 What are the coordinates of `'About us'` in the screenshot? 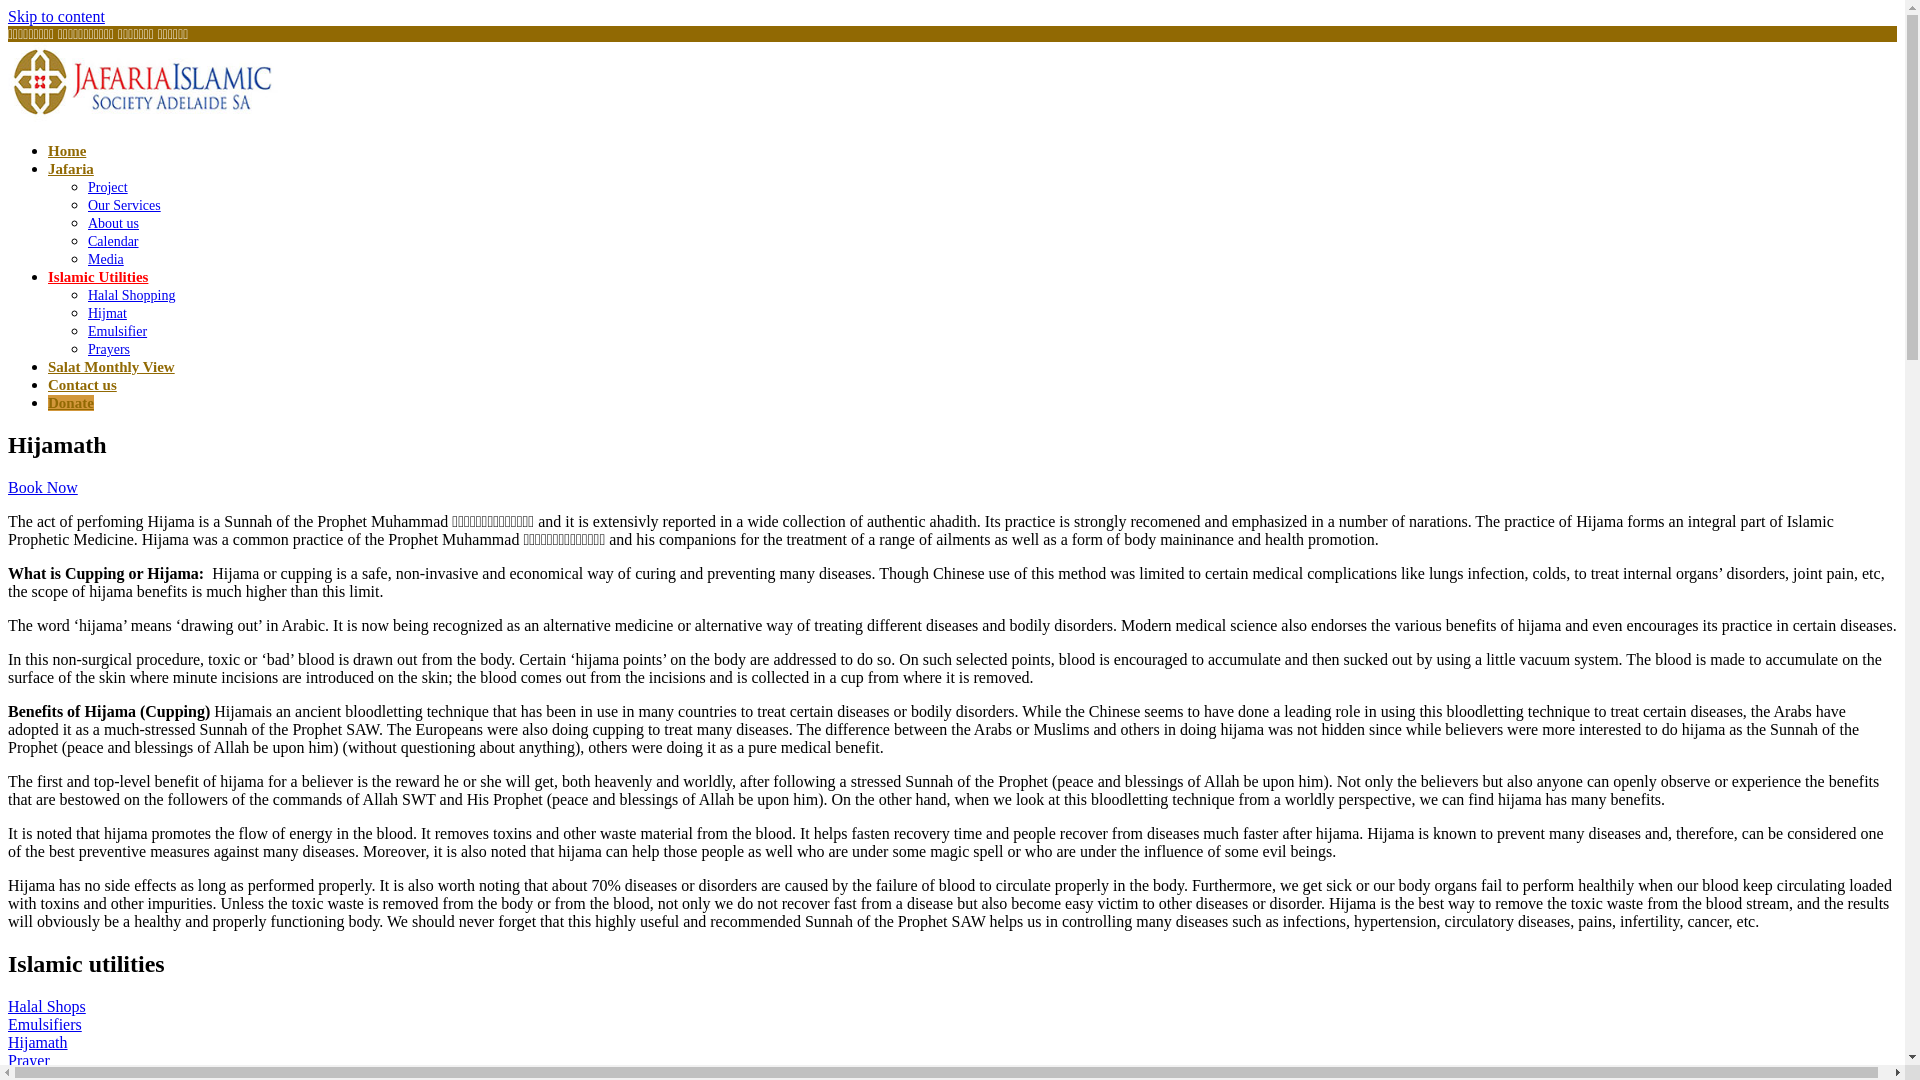 It's located at (112, 223).